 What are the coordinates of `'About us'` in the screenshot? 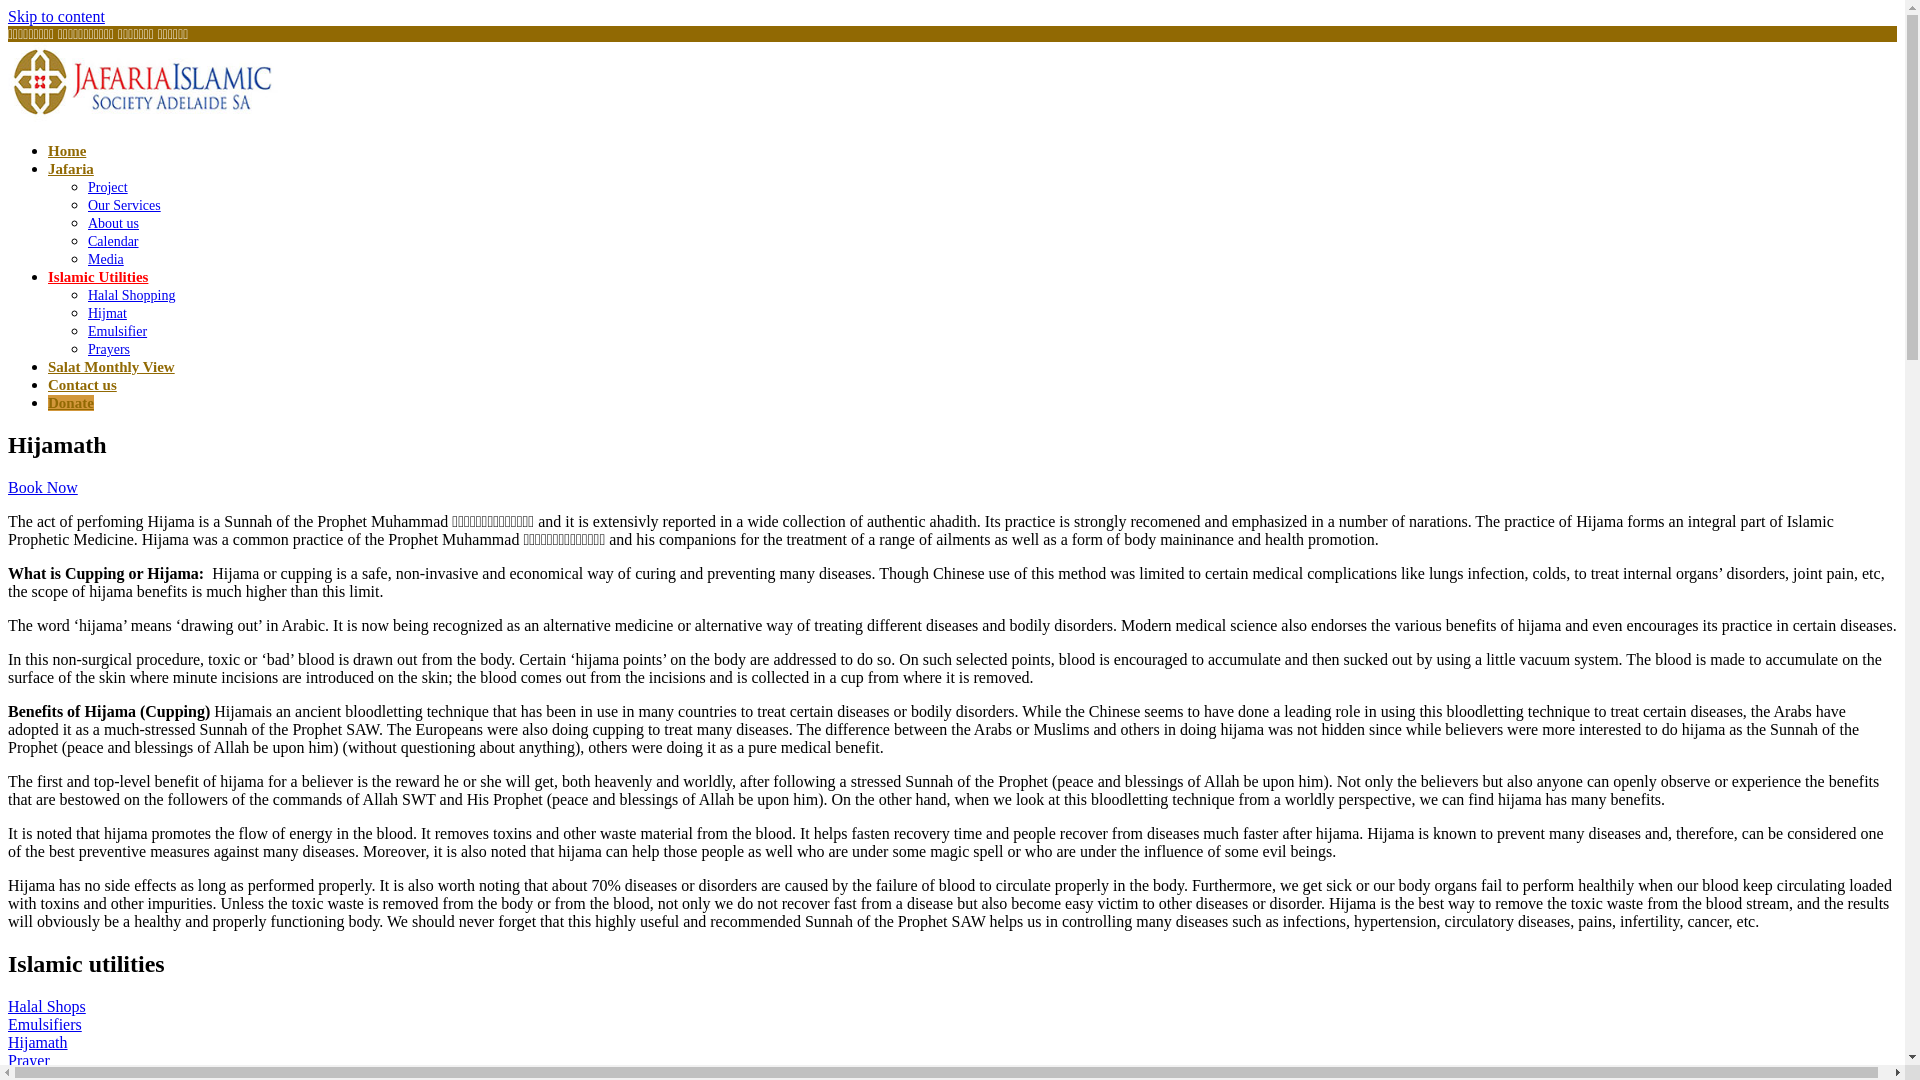 It's located at (112, 223).